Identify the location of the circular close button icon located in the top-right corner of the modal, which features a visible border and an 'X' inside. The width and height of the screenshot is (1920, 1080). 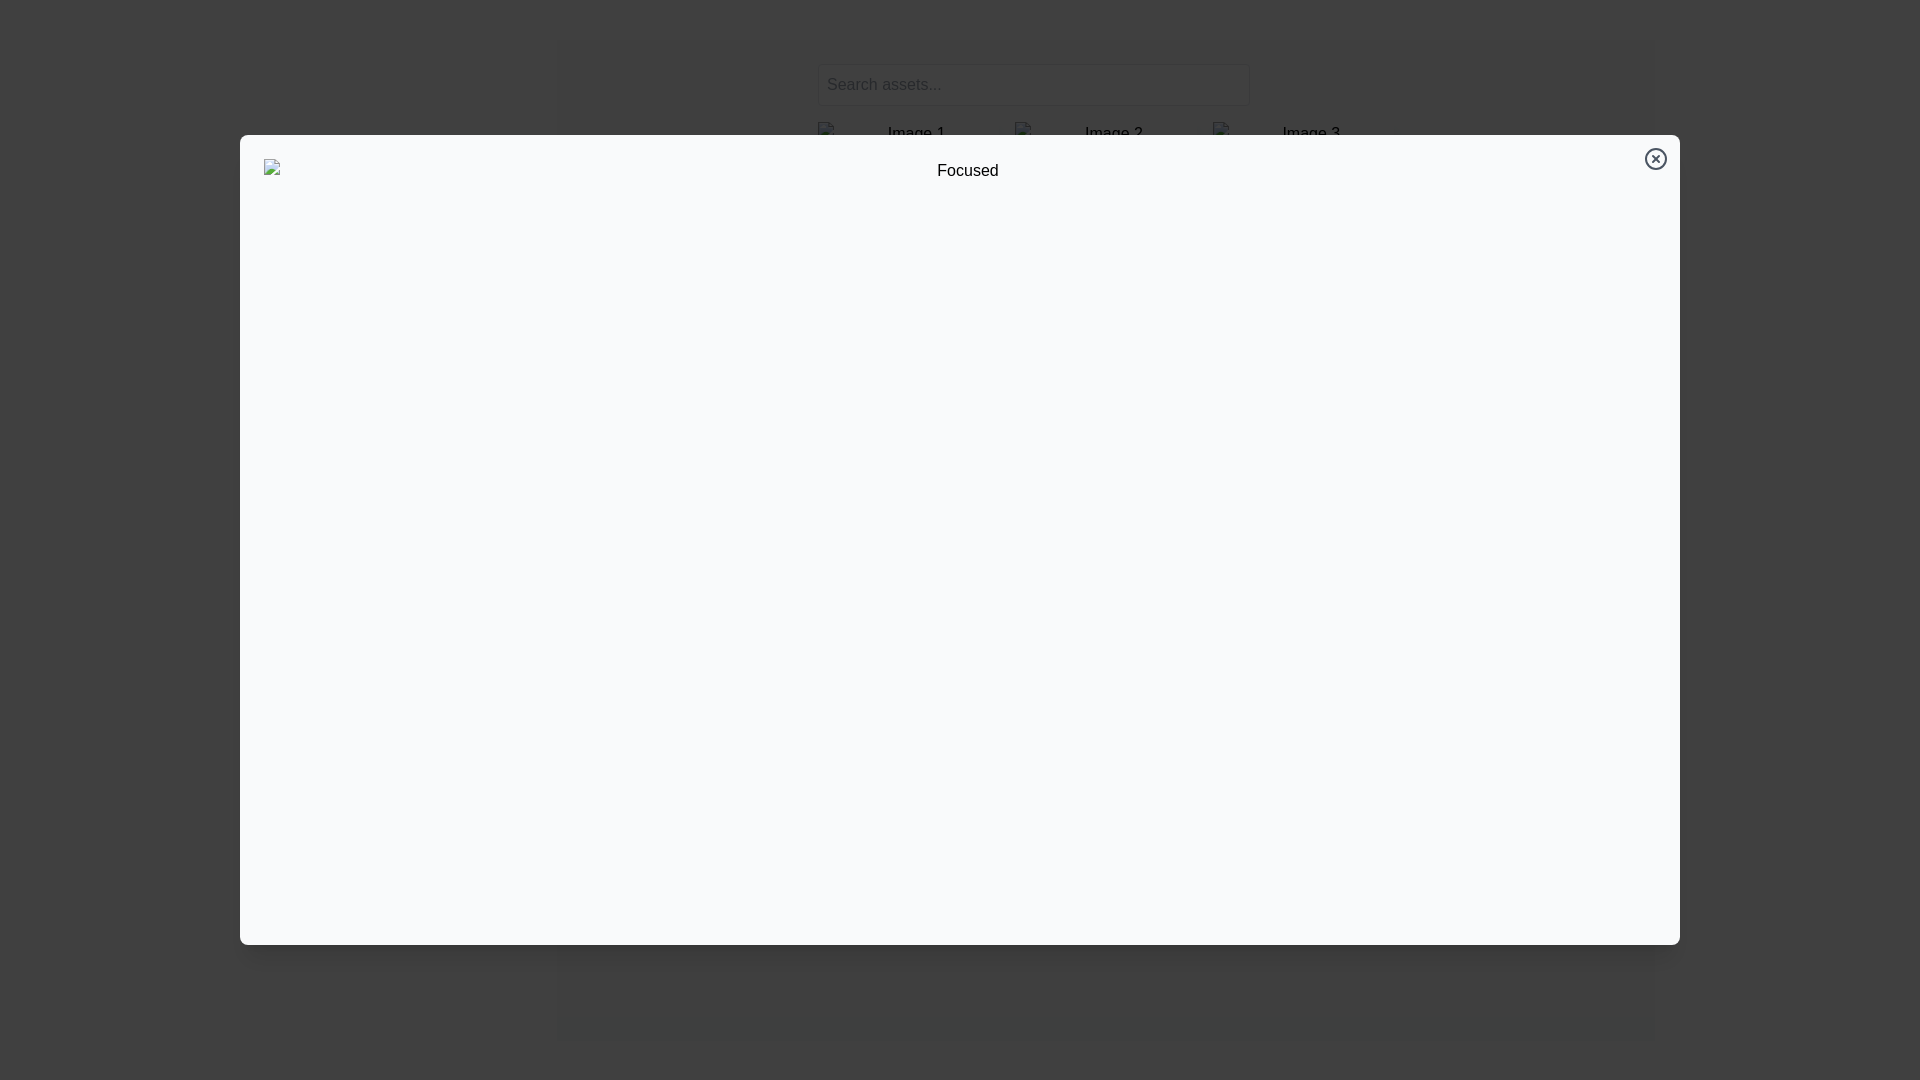
(1656, 157).